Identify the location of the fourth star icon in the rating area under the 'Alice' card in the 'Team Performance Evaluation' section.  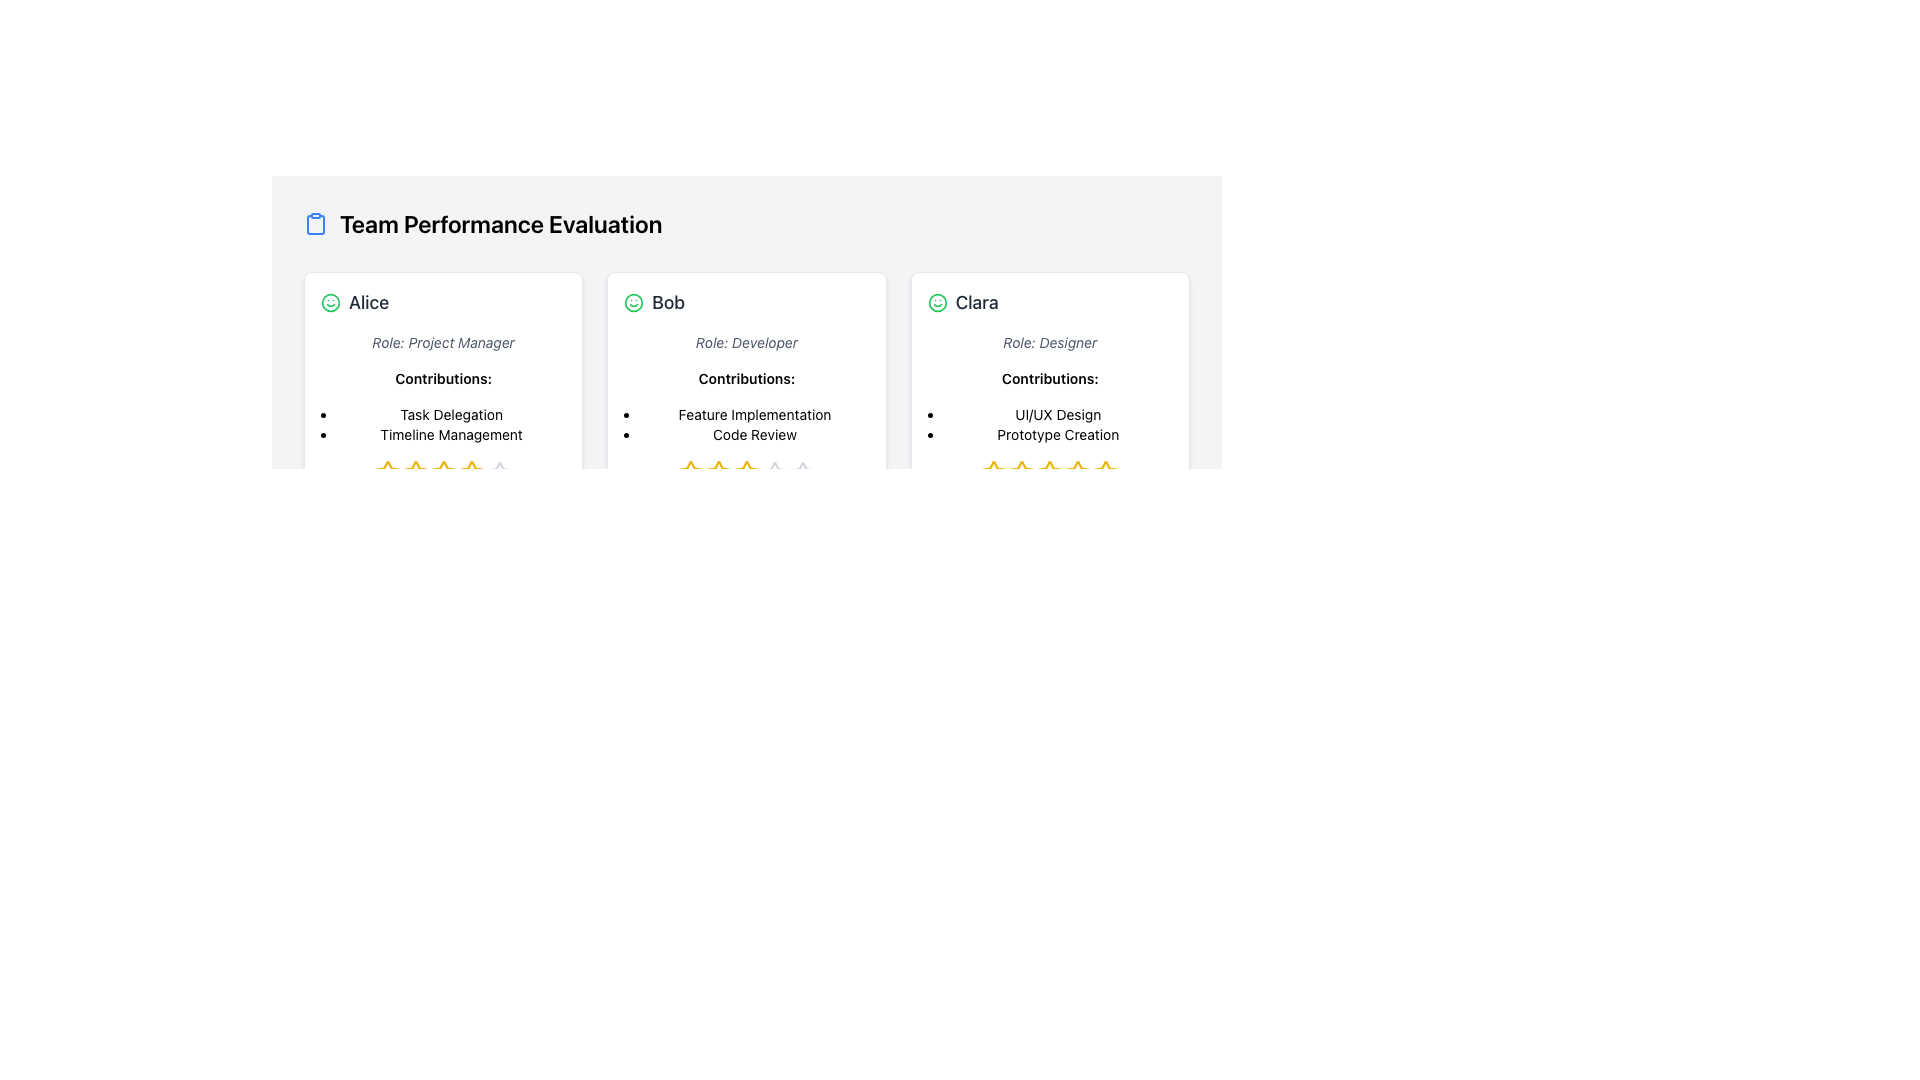
(442, 473).